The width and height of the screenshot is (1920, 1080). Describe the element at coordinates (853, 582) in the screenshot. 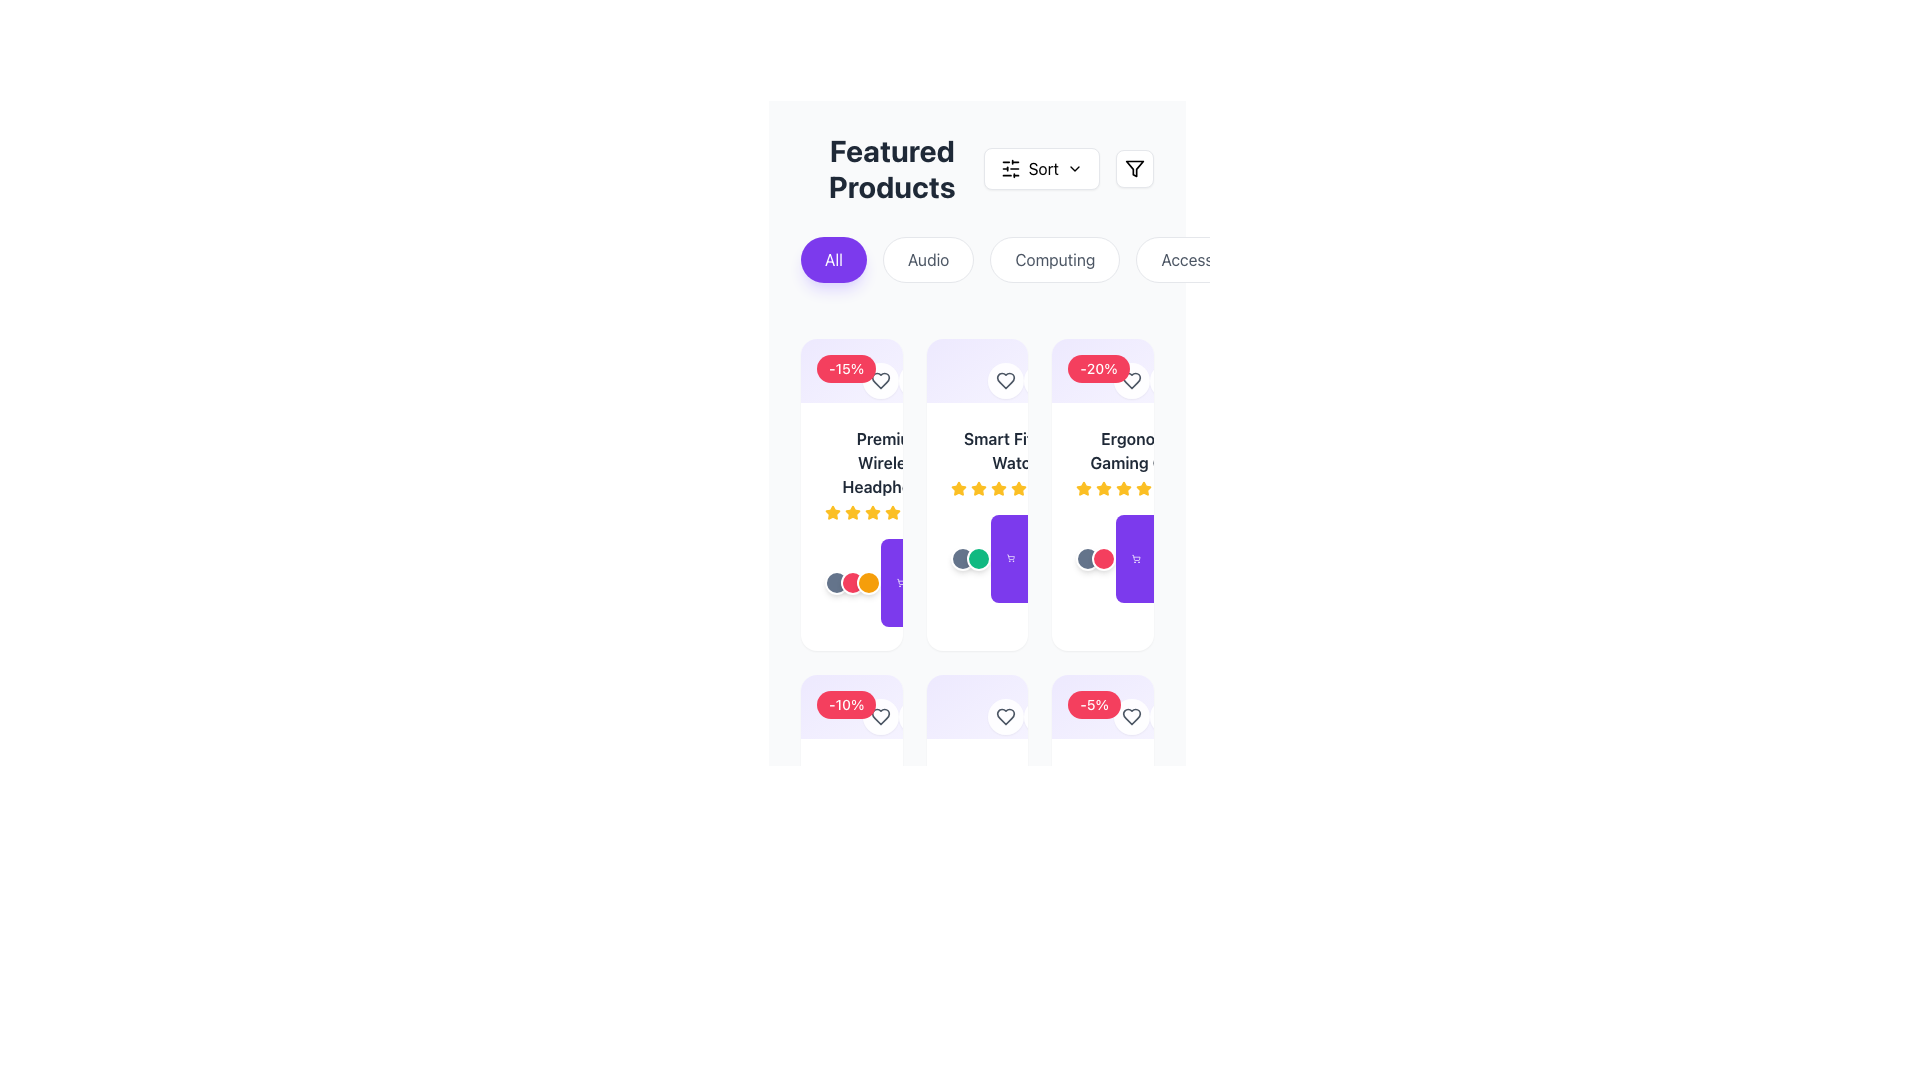

I see `the color or style selector button group located in the lower part of the product card layout to confirm the selection` at that location.